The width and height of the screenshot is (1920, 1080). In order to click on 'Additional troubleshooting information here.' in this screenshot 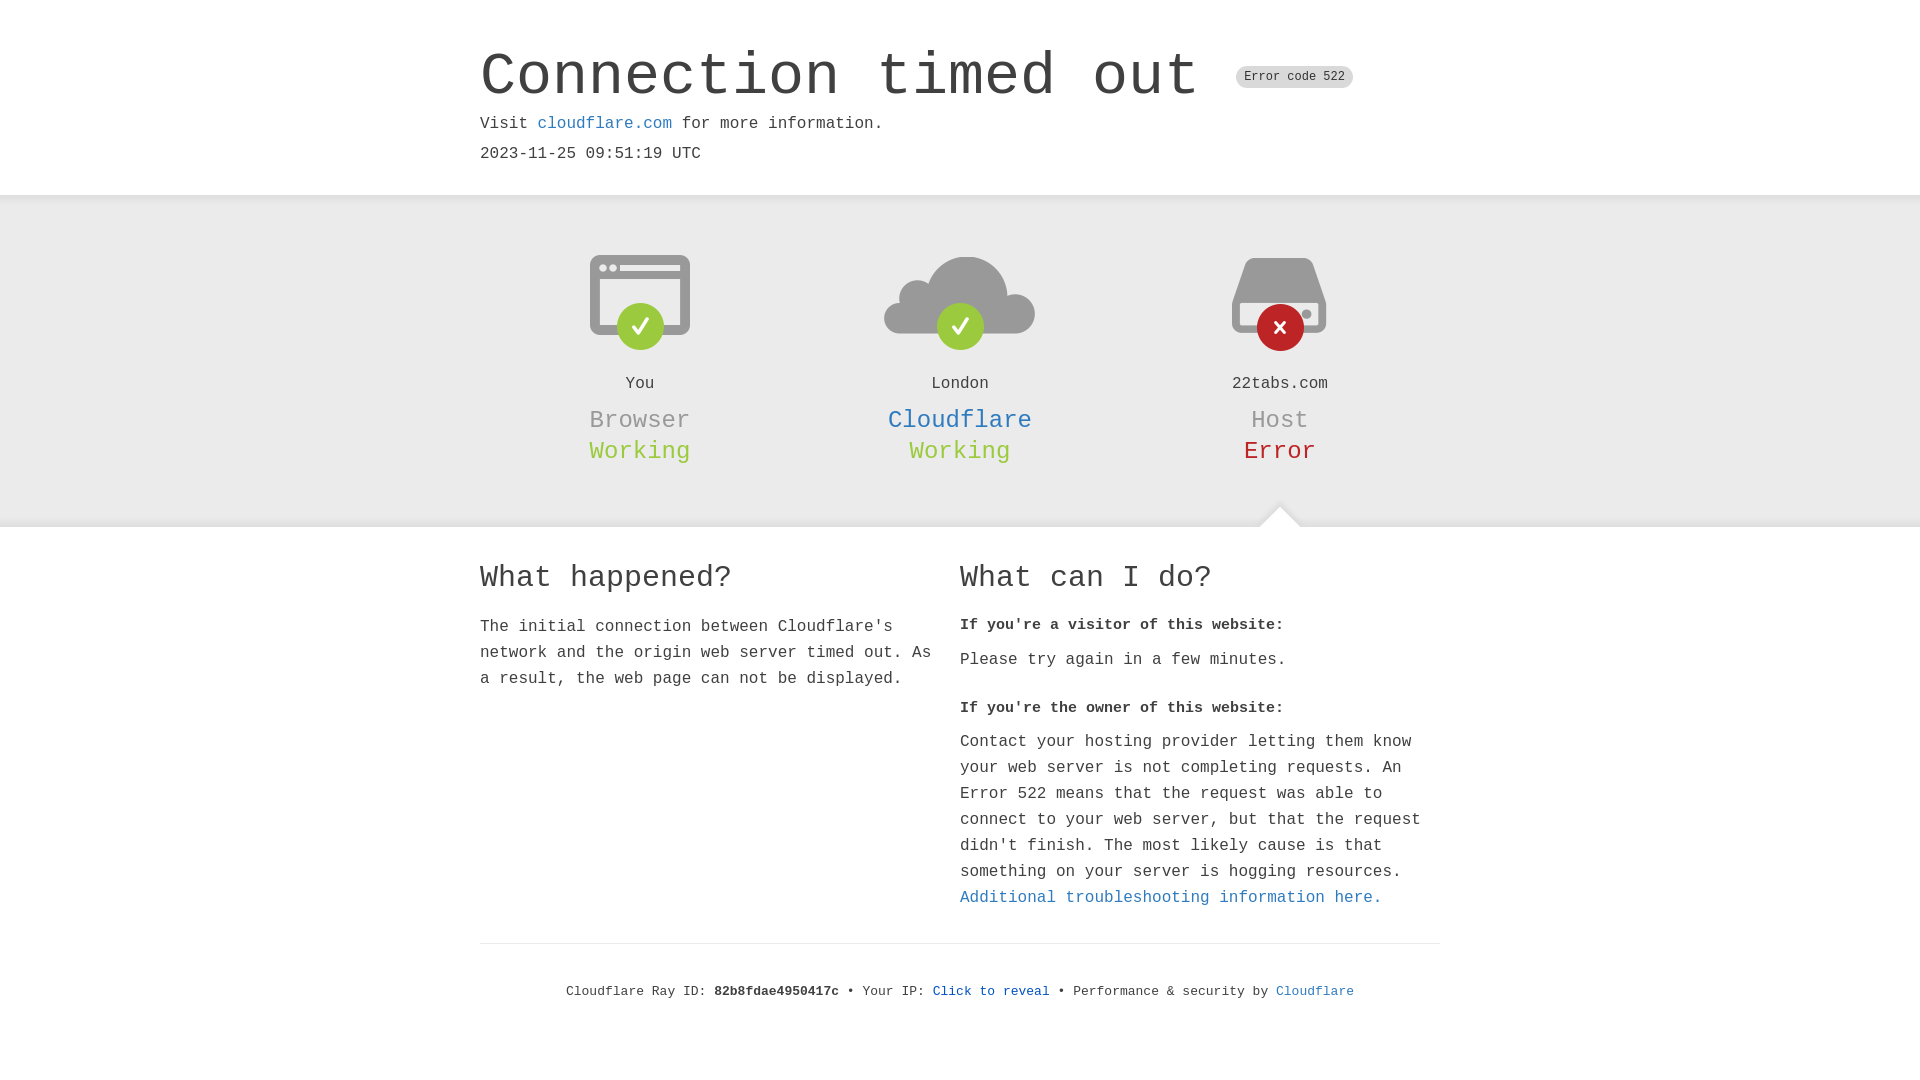, I will do `click(1171, 897)`.